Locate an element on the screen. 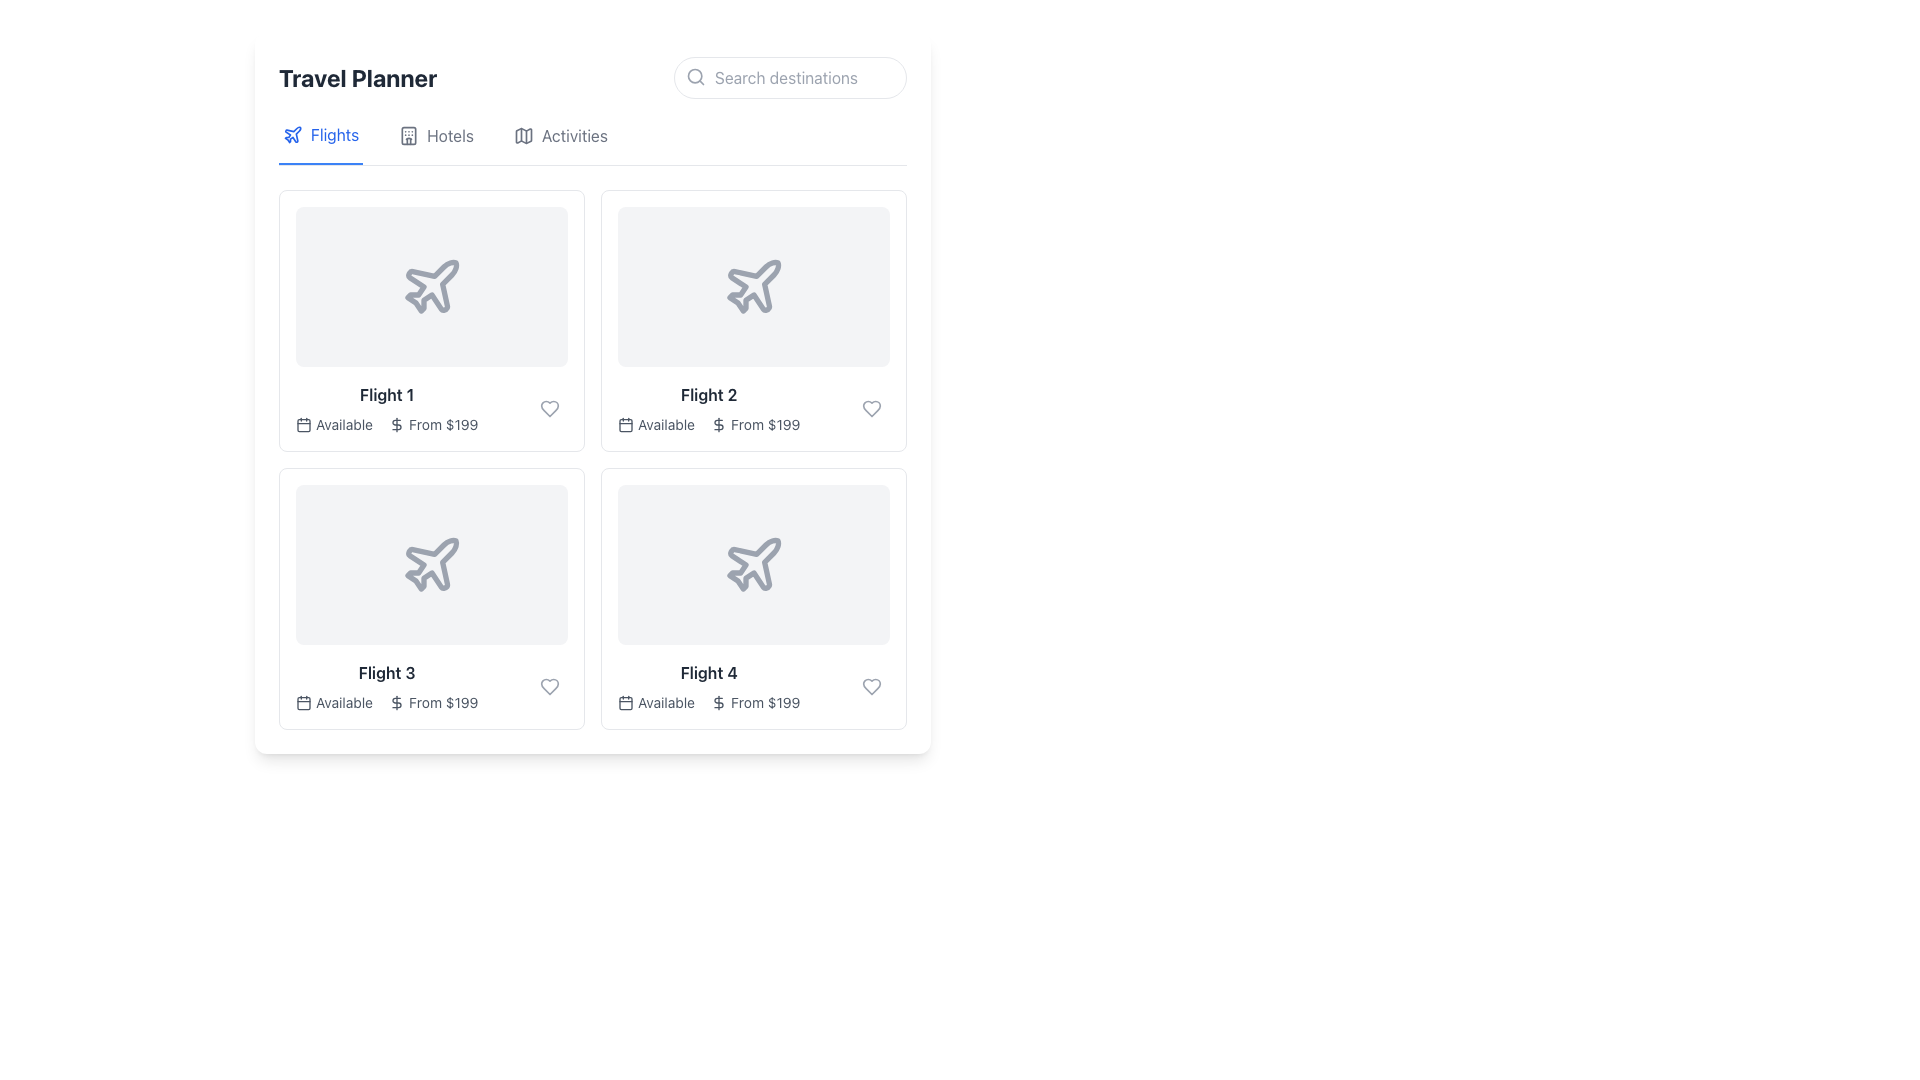  the text label that reads 'From $199' located in the bottom-left corner of the third flight card, positioned below the 'Available' label and to the right of a small dollar icon is located at coordinates (442, 701).